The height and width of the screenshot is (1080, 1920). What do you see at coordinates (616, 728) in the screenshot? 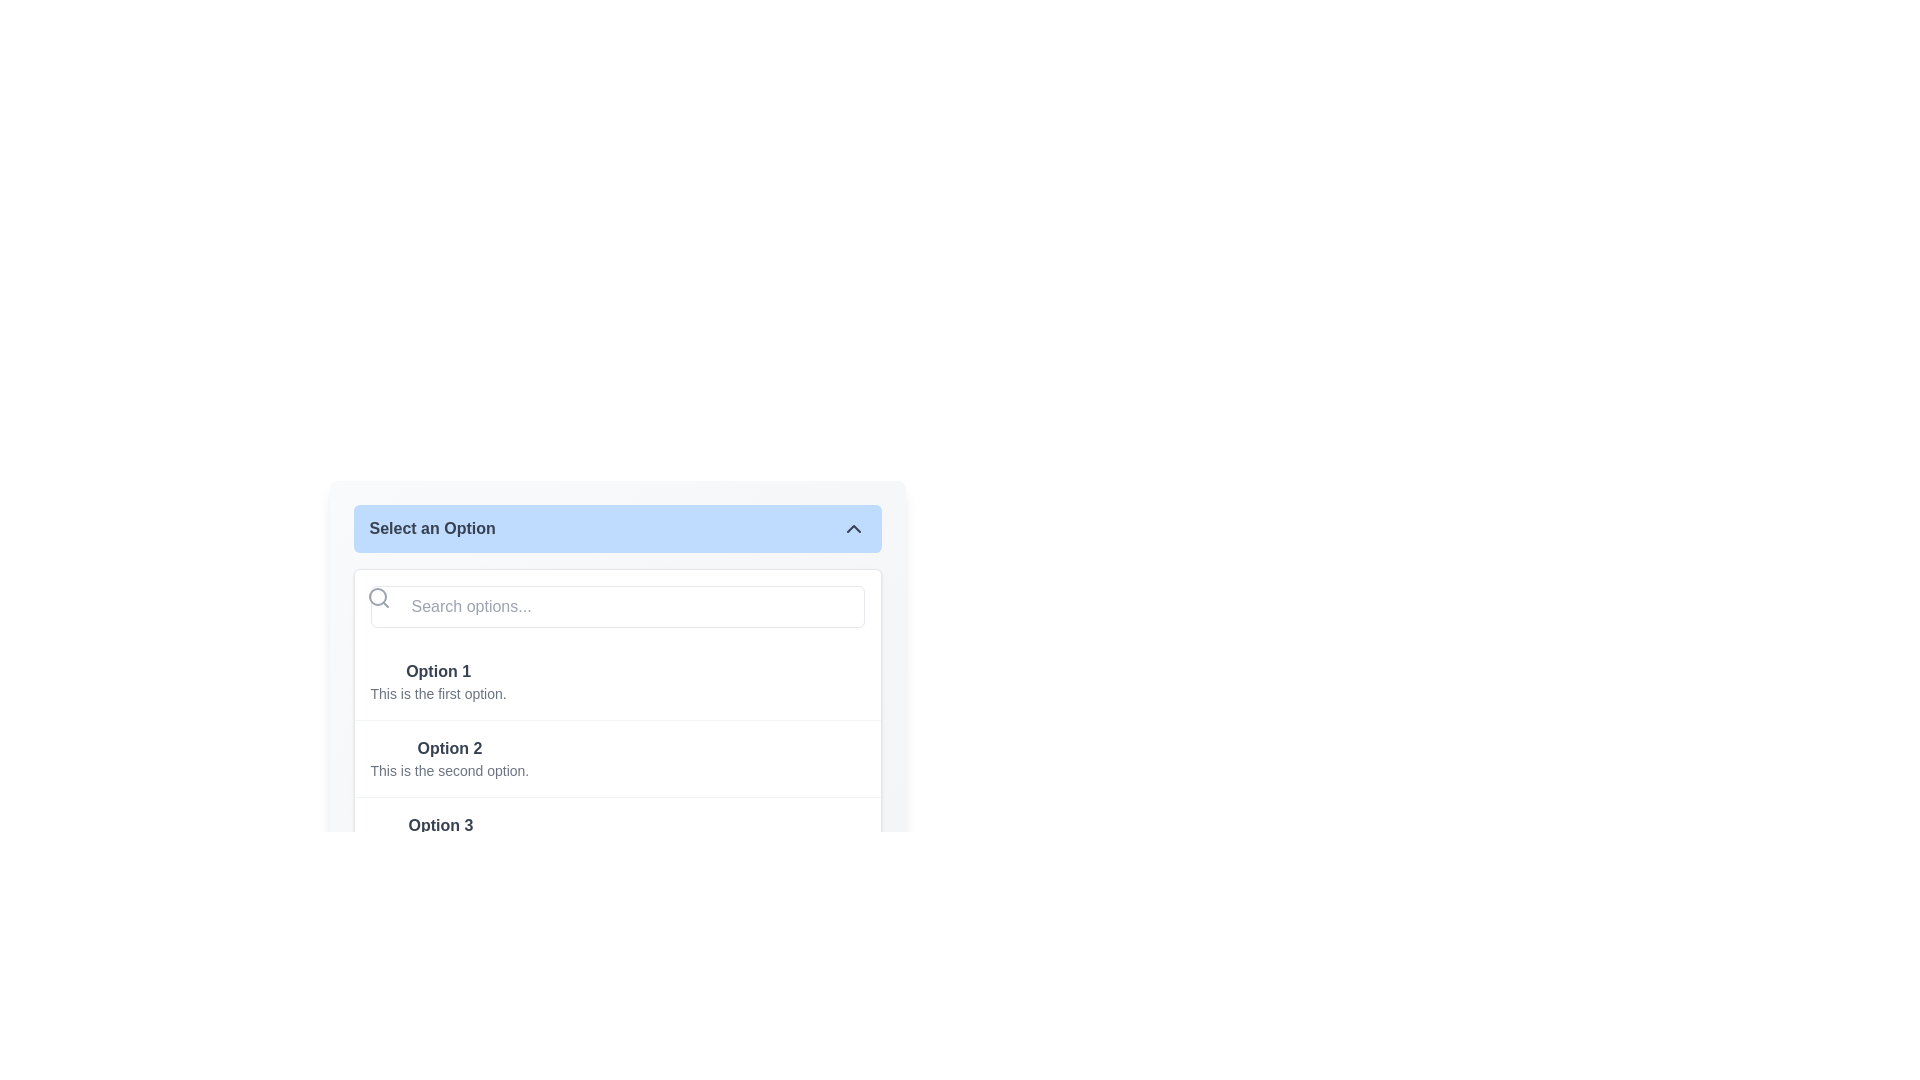
I see `the second option labeled 'Option 2' within the dropdown menu 'Select an Option'` at bounding box center [616, 728].